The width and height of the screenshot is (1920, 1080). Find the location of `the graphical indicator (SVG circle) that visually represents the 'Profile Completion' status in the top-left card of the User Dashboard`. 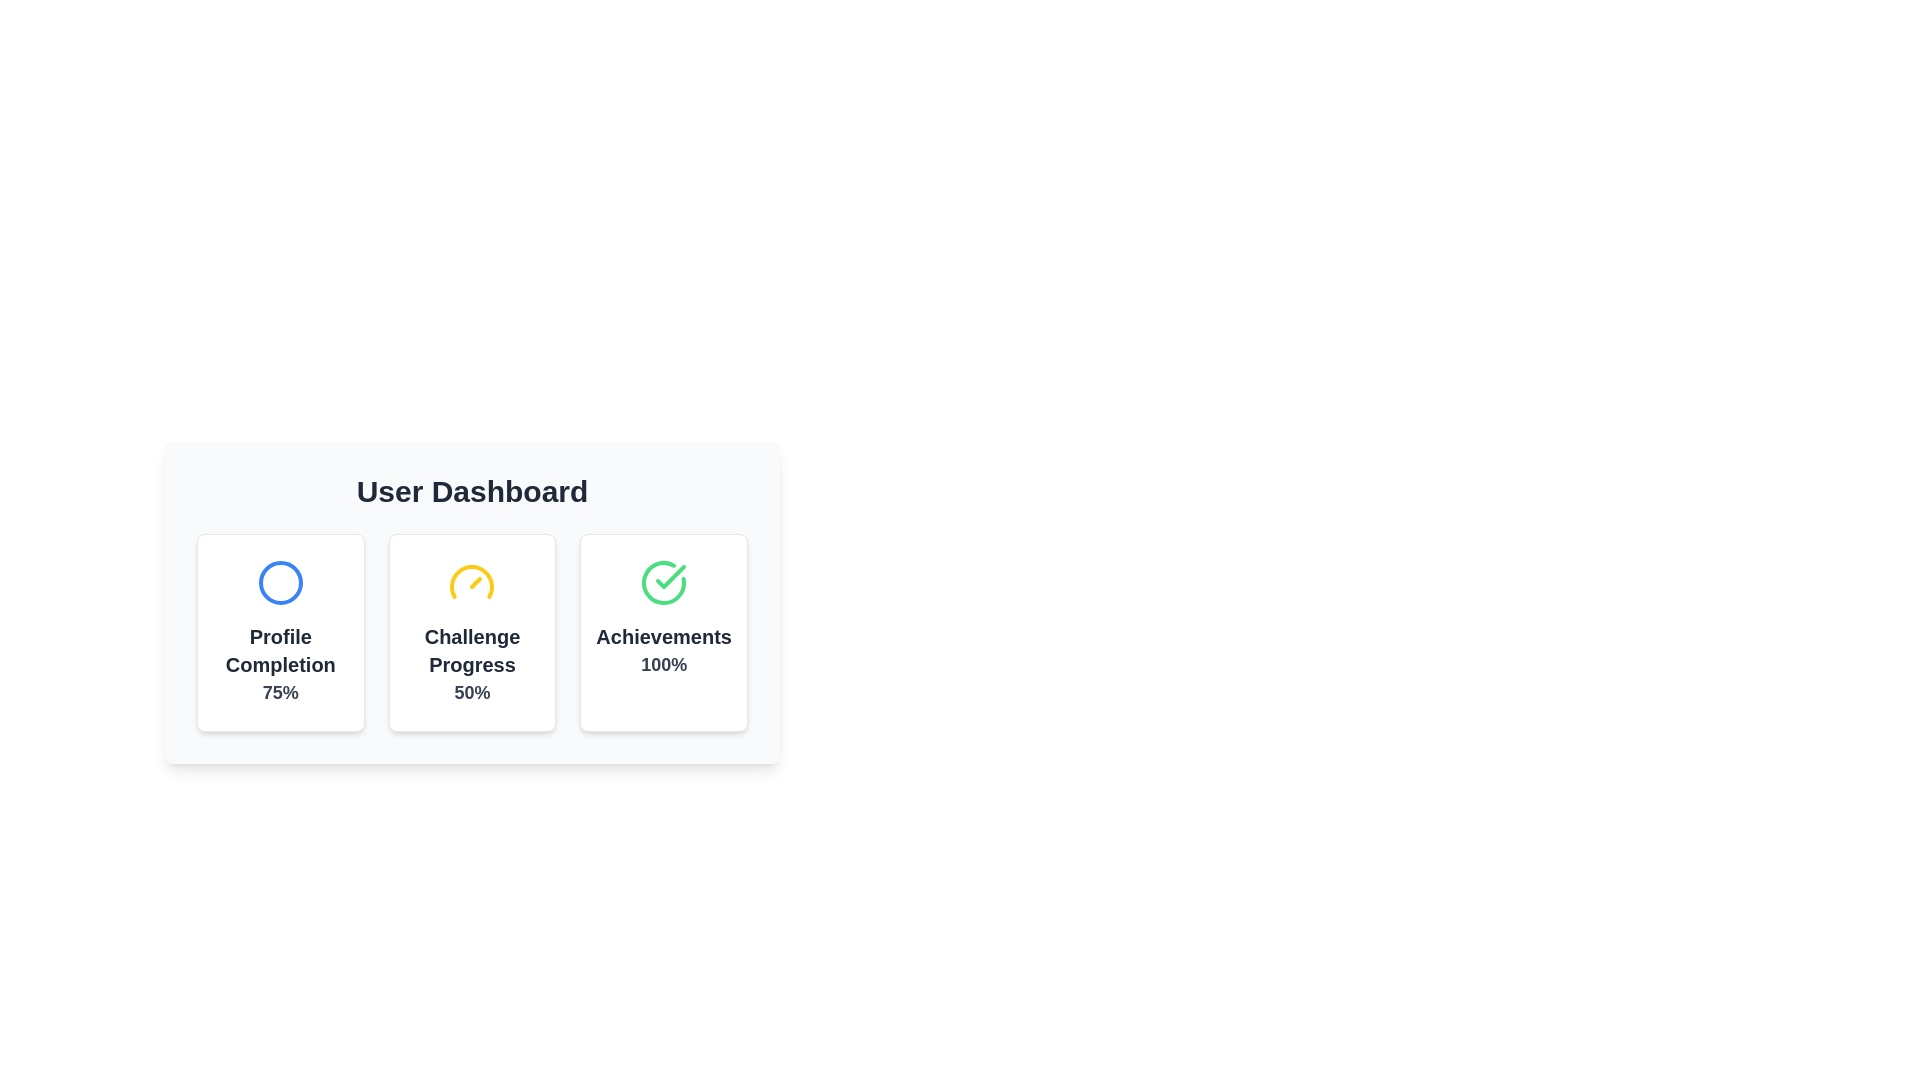

the graphical indicator (SVG circle) that visually represents the 'Profile Completion' status in the top-left card of the User Dashboard is located at coordinates (279, 582).